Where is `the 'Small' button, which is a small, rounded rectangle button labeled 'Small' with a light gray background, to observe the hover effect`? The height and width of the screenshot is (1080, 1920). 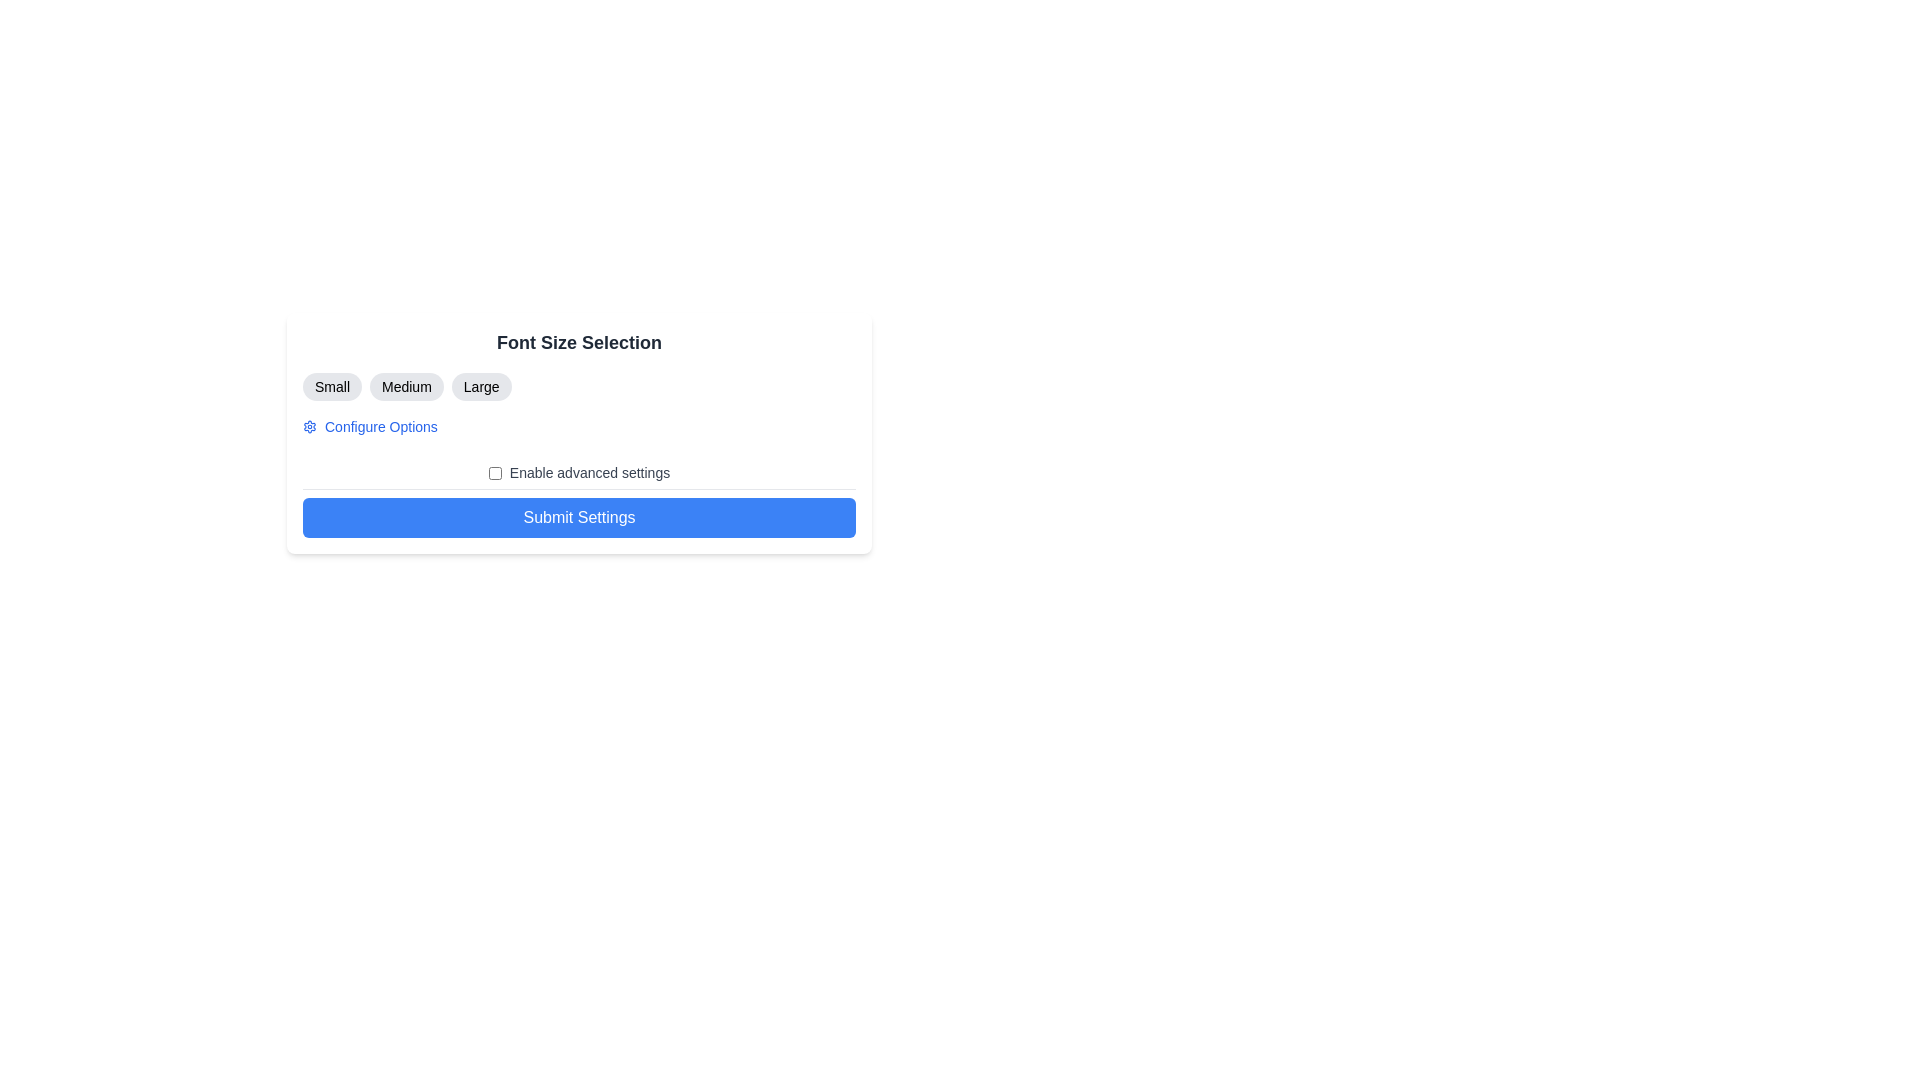
the 'Small' button, which is a small, rounded rectangle button labeled 'Small' with a light gray background, to observe the hover effect is located at coordinates (332, 386).